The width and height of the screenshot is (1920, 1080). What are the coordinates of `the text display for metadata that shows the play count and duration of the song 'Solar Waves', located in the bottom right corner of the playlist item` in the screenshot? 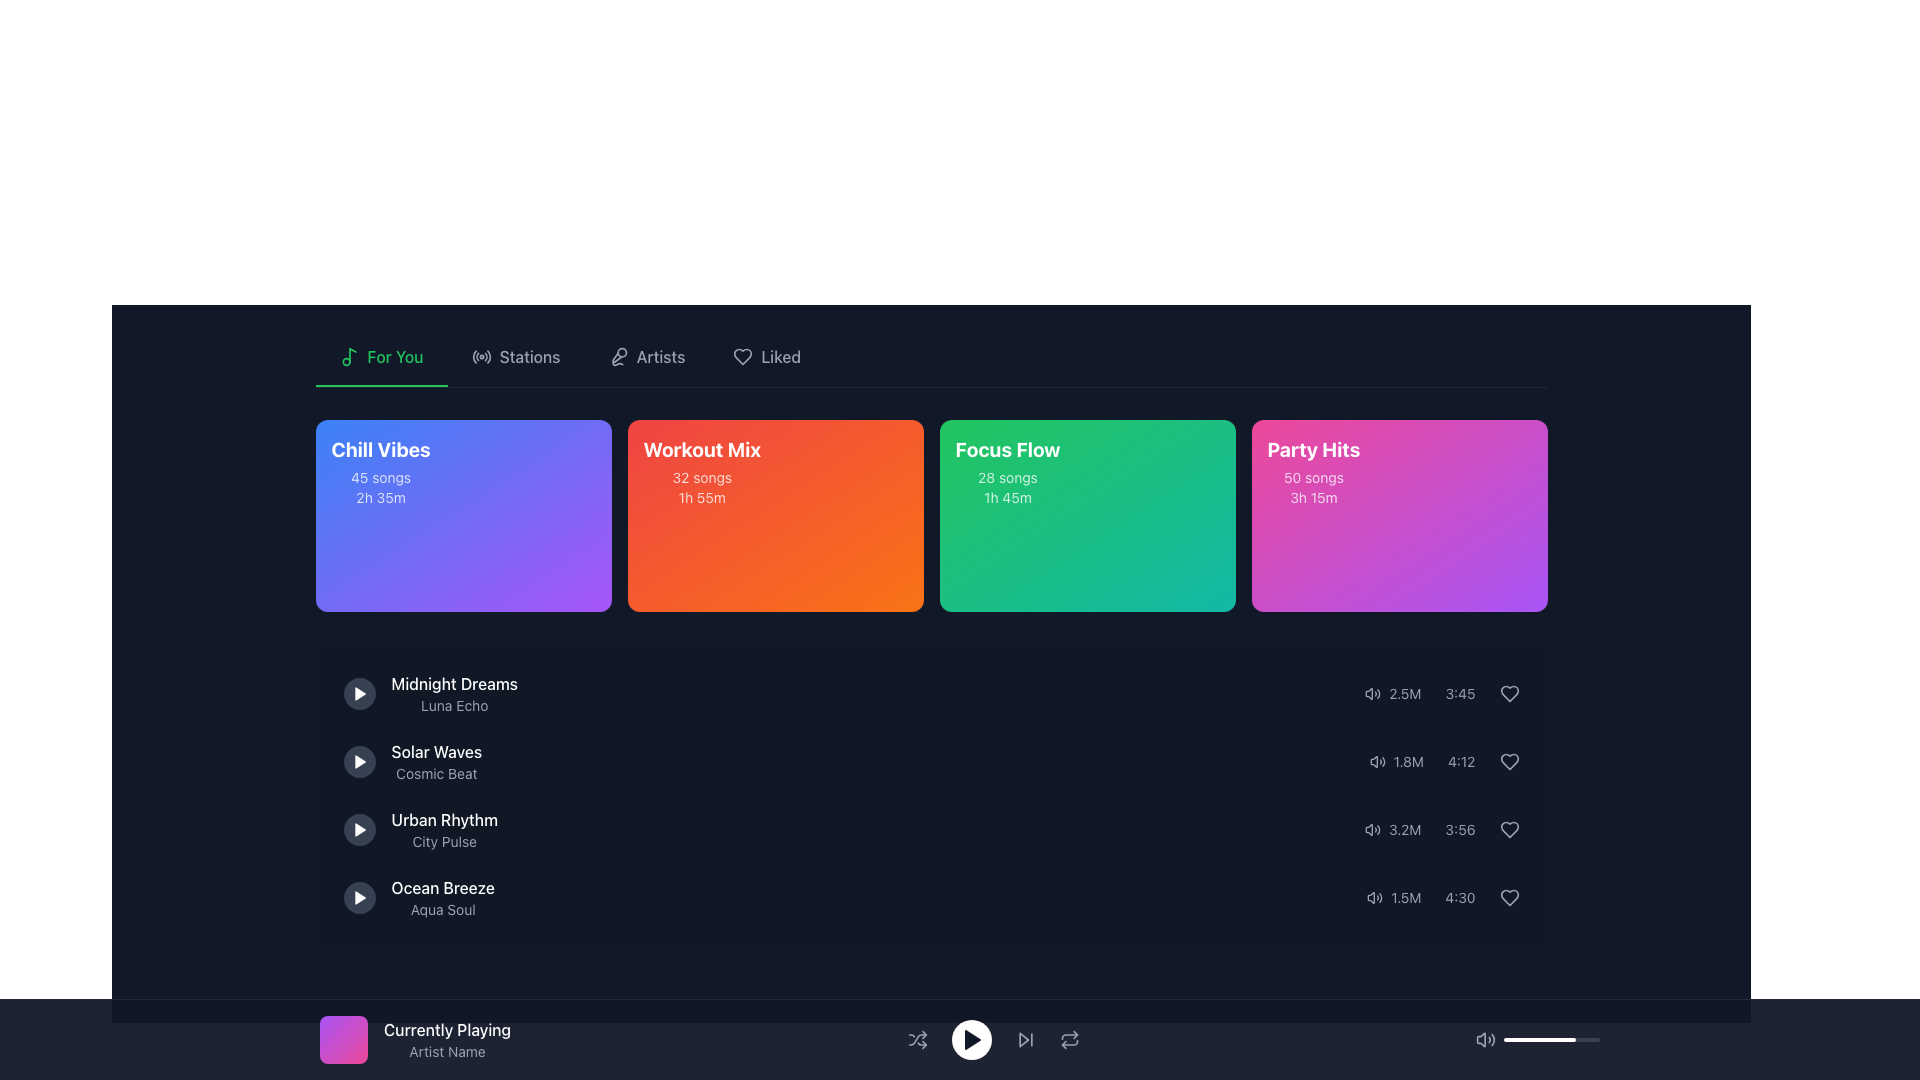 It's located at (1444, 762).